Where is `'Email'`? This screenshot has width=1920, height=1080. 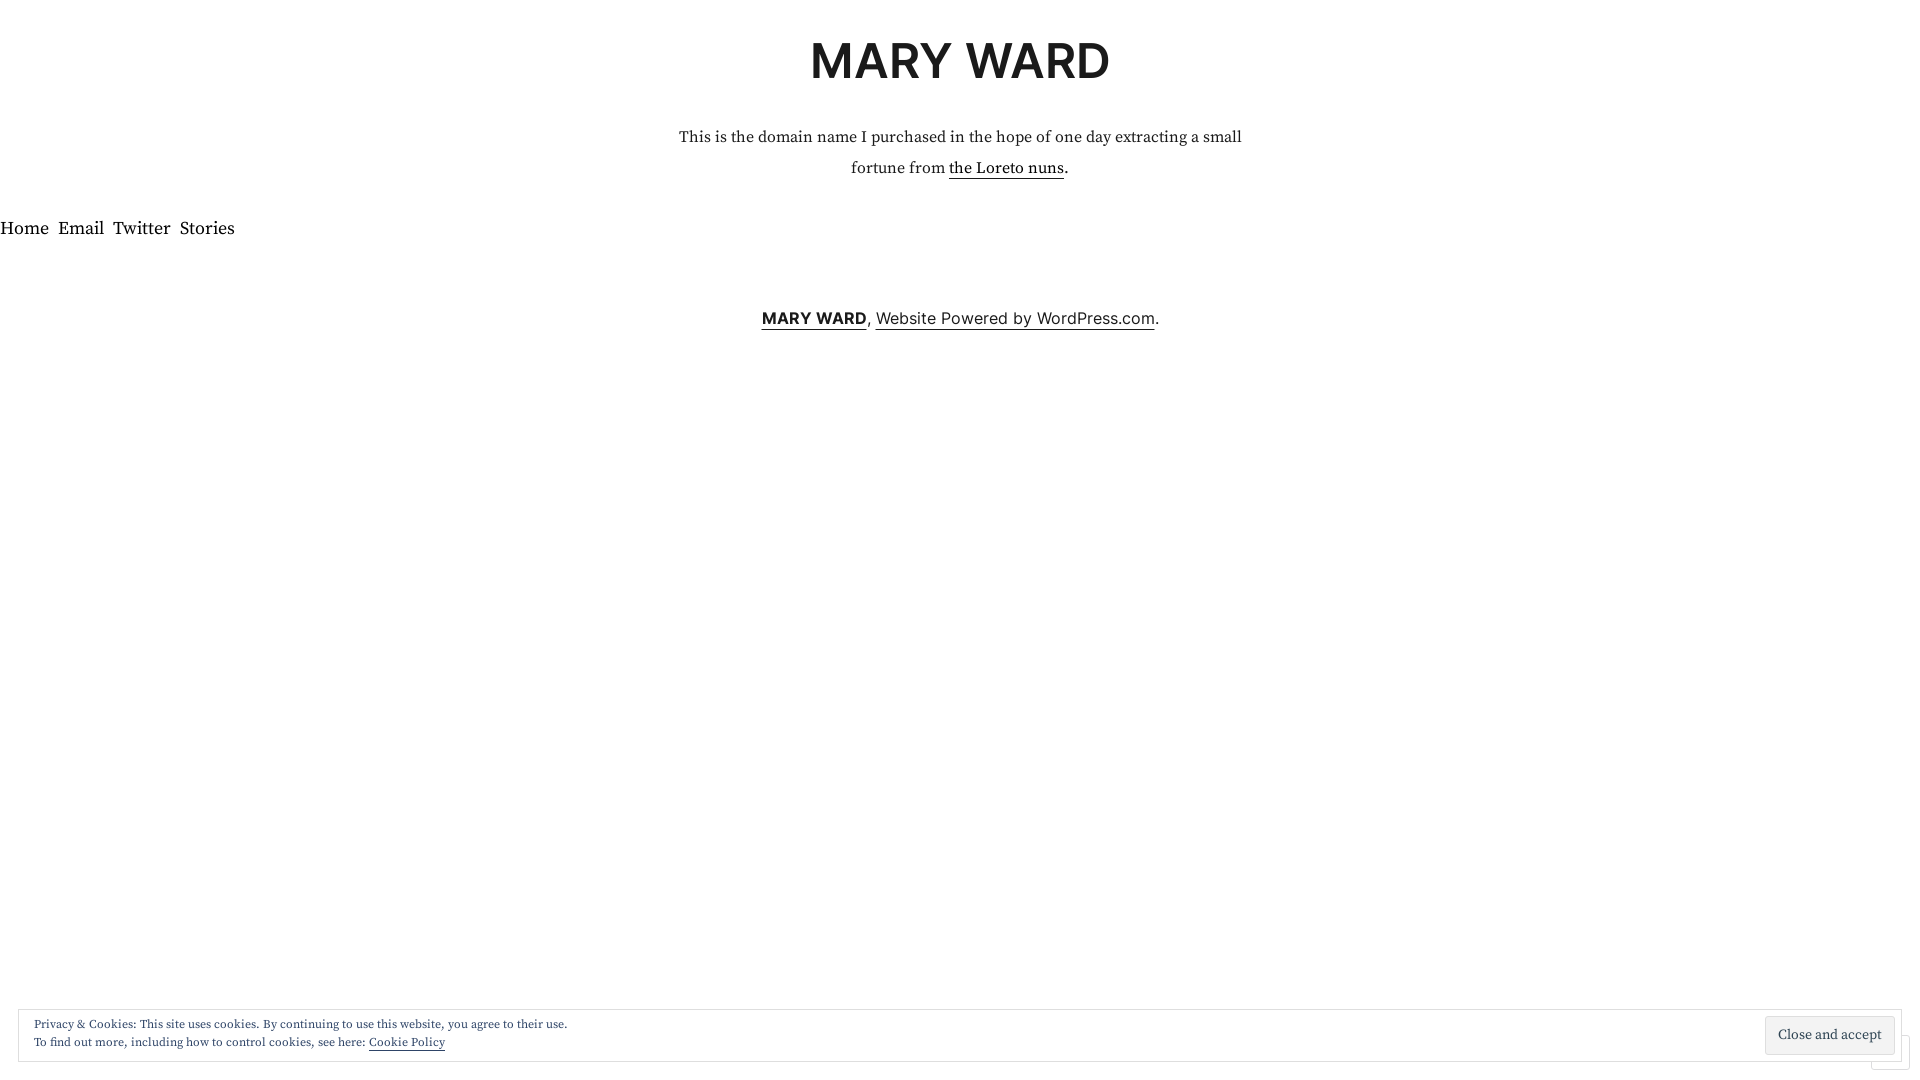
'Email' is located at coordinates (80, 229).